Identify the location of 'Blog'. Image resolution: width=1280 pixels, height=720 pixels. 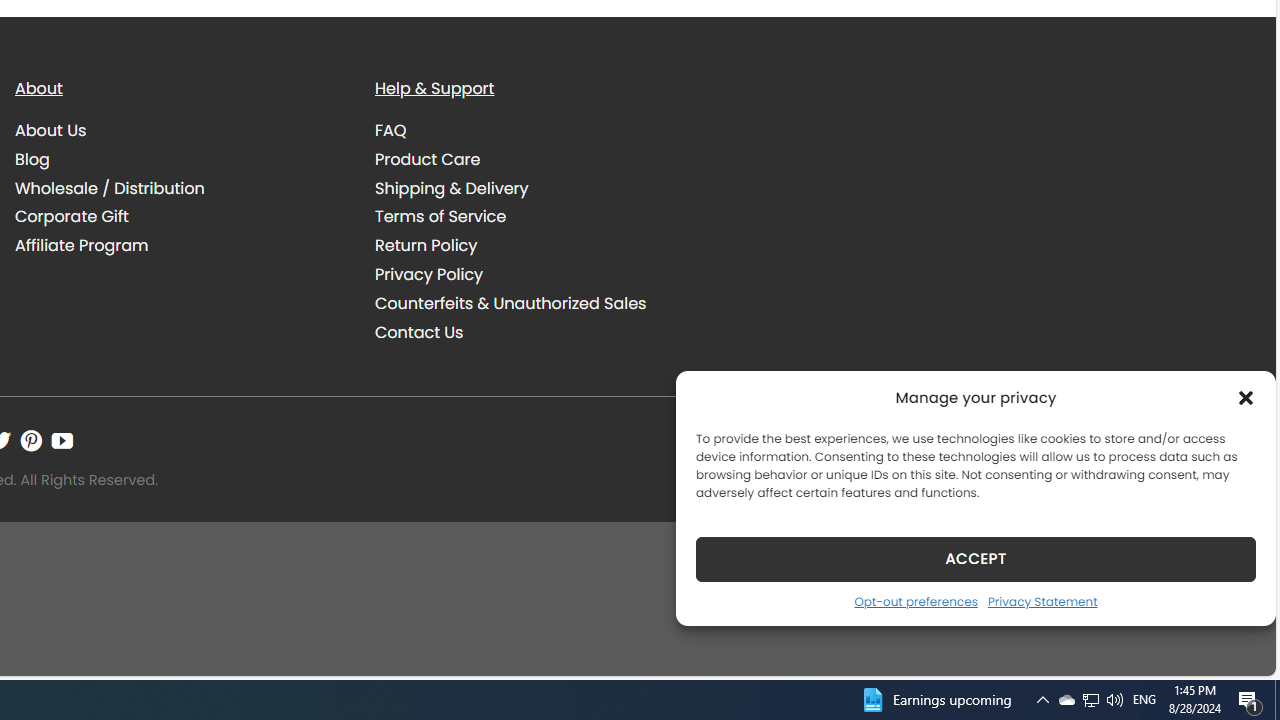
(32, 158).